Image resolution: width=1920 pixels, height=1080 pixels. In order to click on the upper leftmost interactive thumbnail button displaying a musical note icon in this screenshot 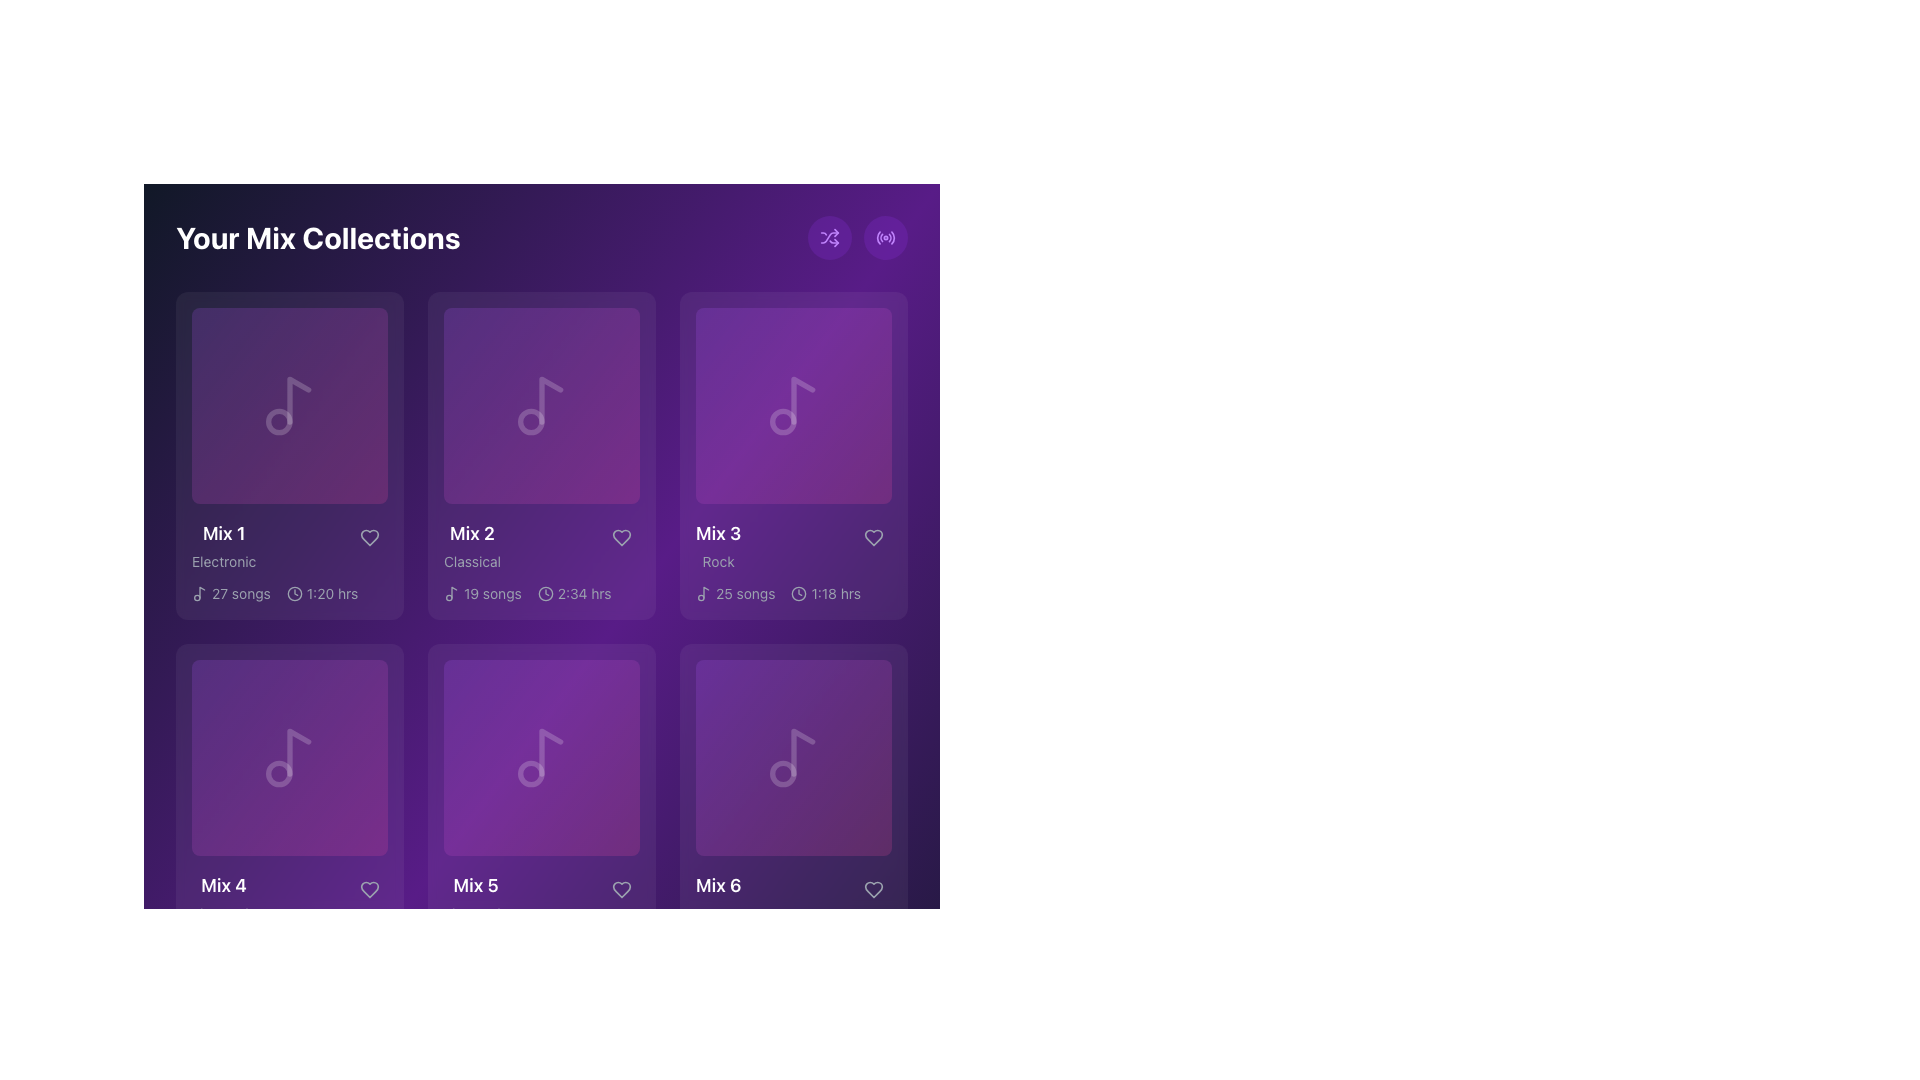, I will do `click(288, 405)`.